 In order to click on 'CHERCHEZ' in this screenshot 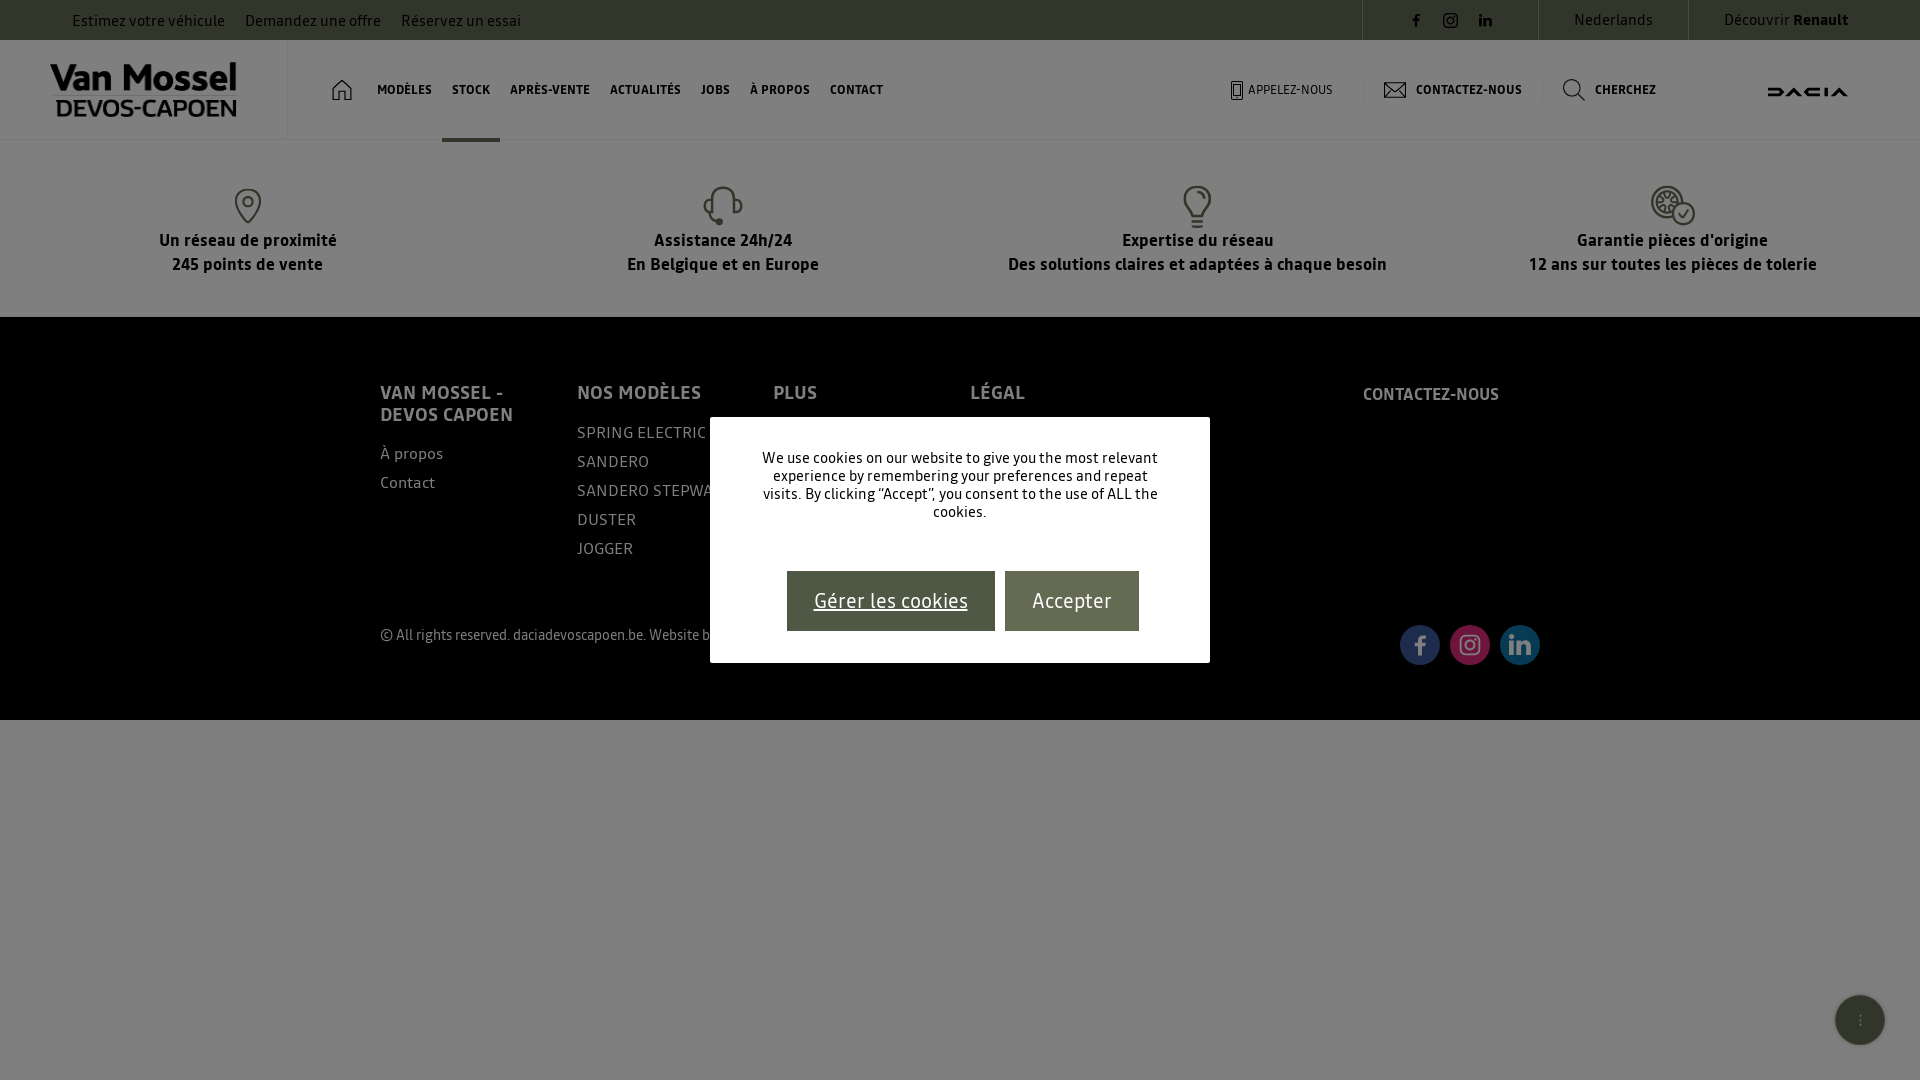, I will do `click(1608, 88)`.